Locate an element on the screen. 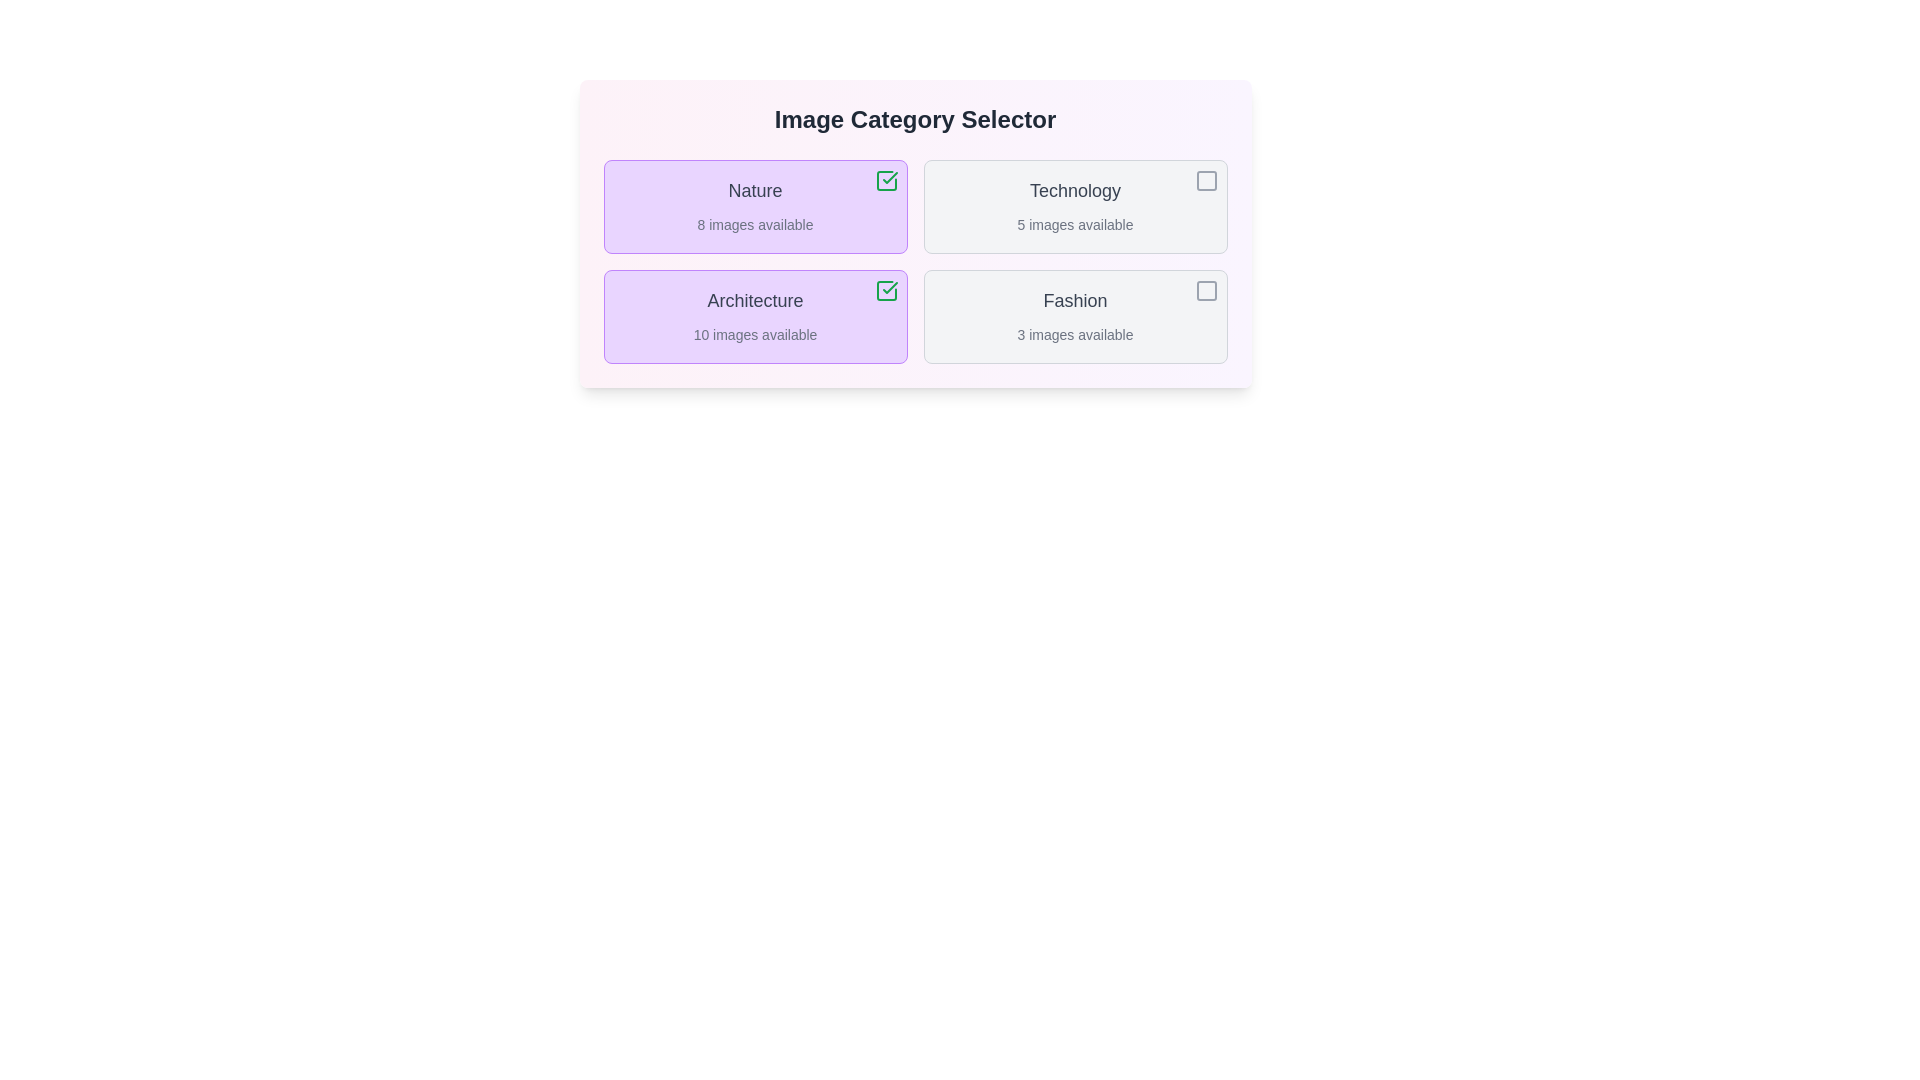  the category Architecture by clicking on its corresponding box is located at coordinates (754, 315).